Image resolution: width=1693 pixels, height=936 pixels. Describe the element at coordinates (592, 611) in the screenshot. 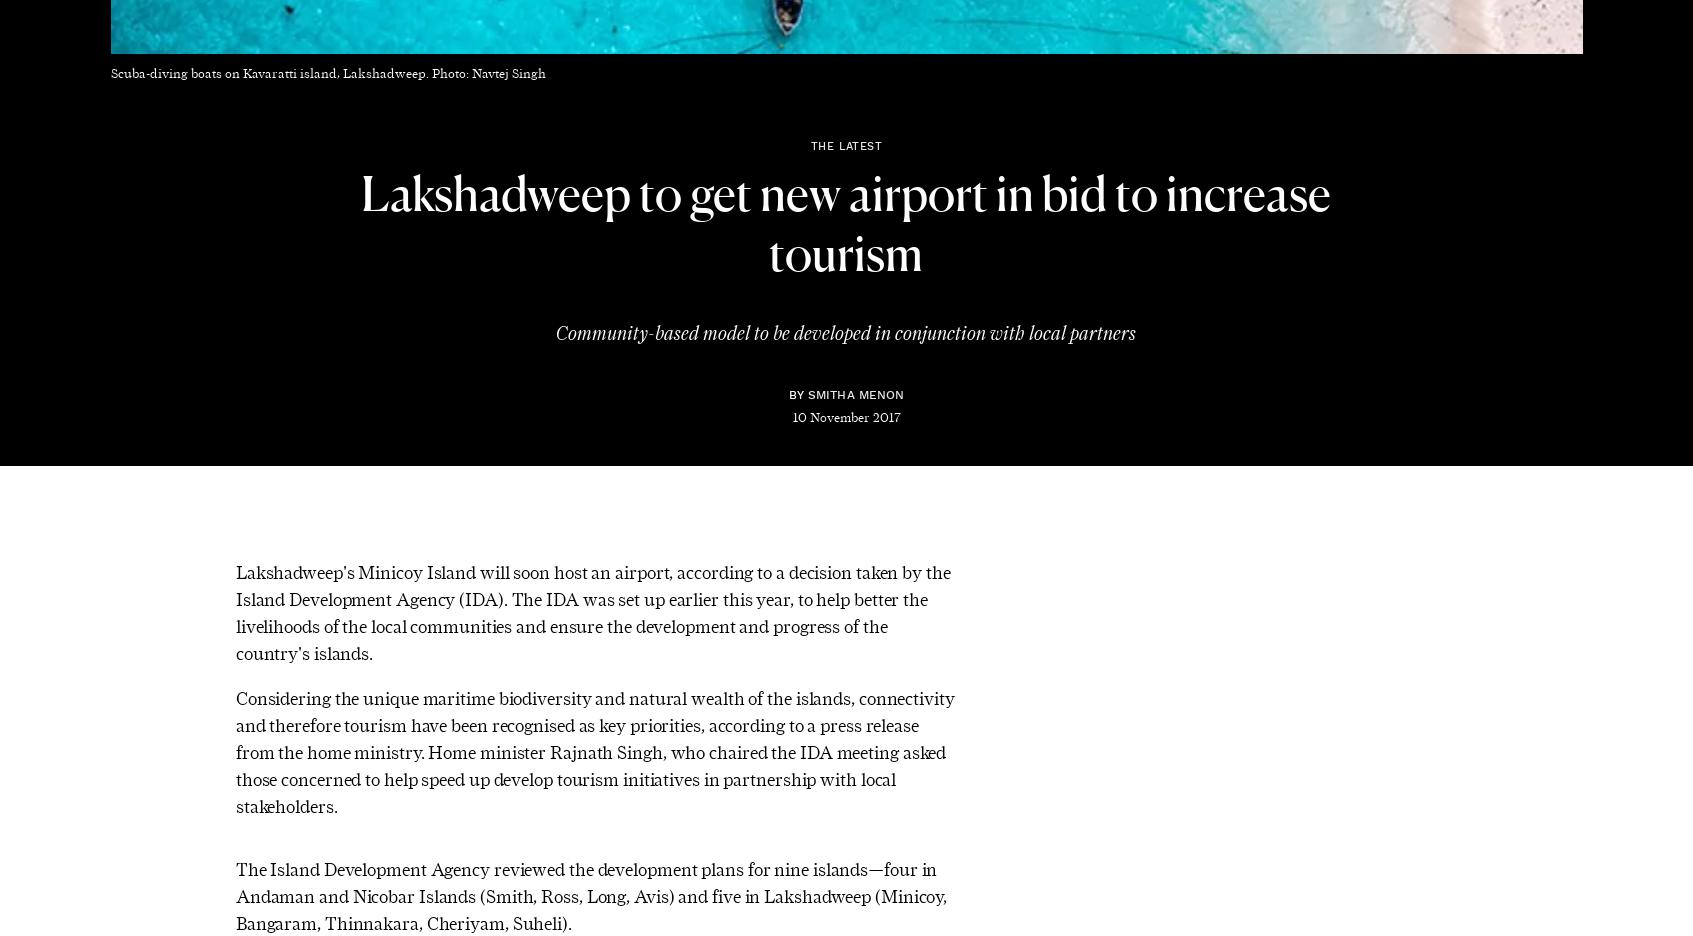

I see `'Lakshadweep's Minicoy Island will soon host an airport, according to a decision taken by the Island Development Agency (IDA). The IDA was set up earlier this year, to help better the livelihoods of the local communities and ensure the development and progress of the country's islands.'` at that location.